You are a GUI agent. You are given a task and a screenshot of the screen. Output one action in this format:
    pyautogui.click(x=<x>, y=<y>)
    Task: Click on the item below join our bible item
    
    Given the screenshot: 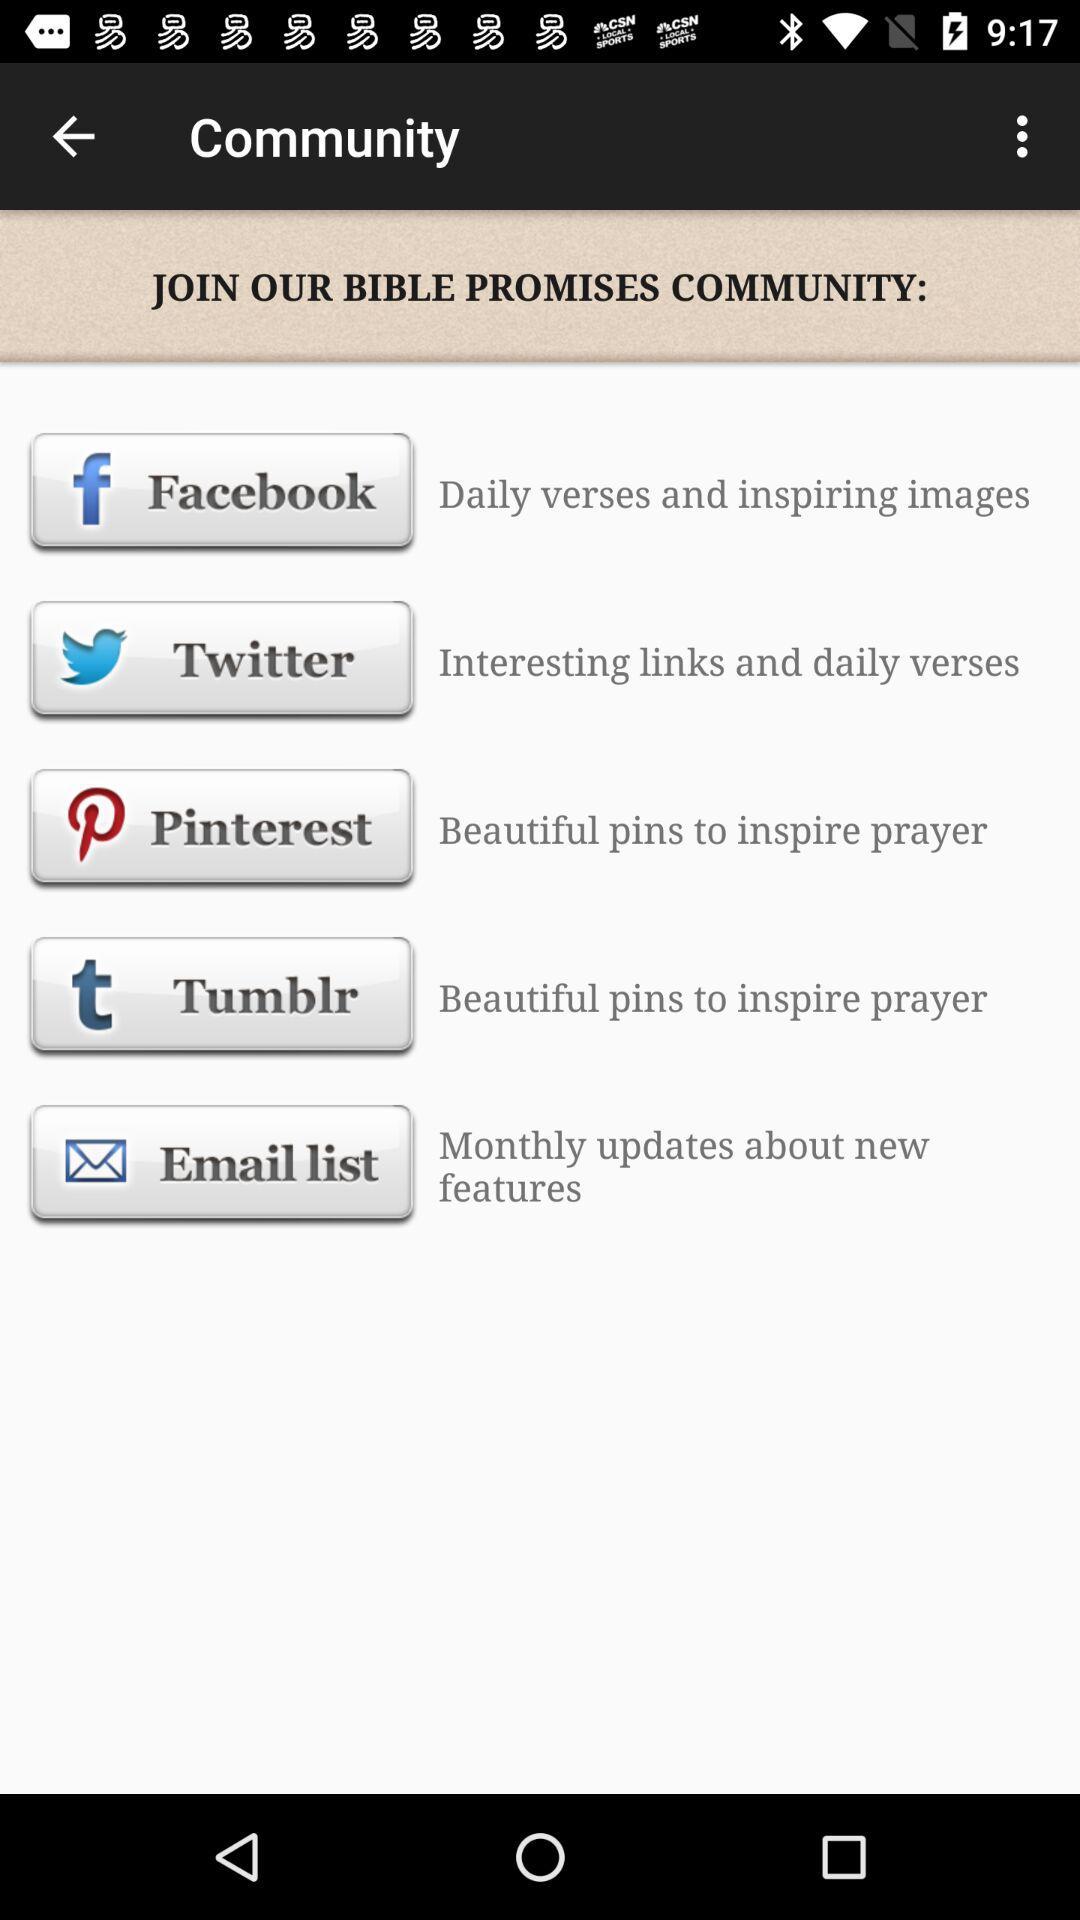 What is the action you would take?
    pyautogui.click(x=222, y=493)
    